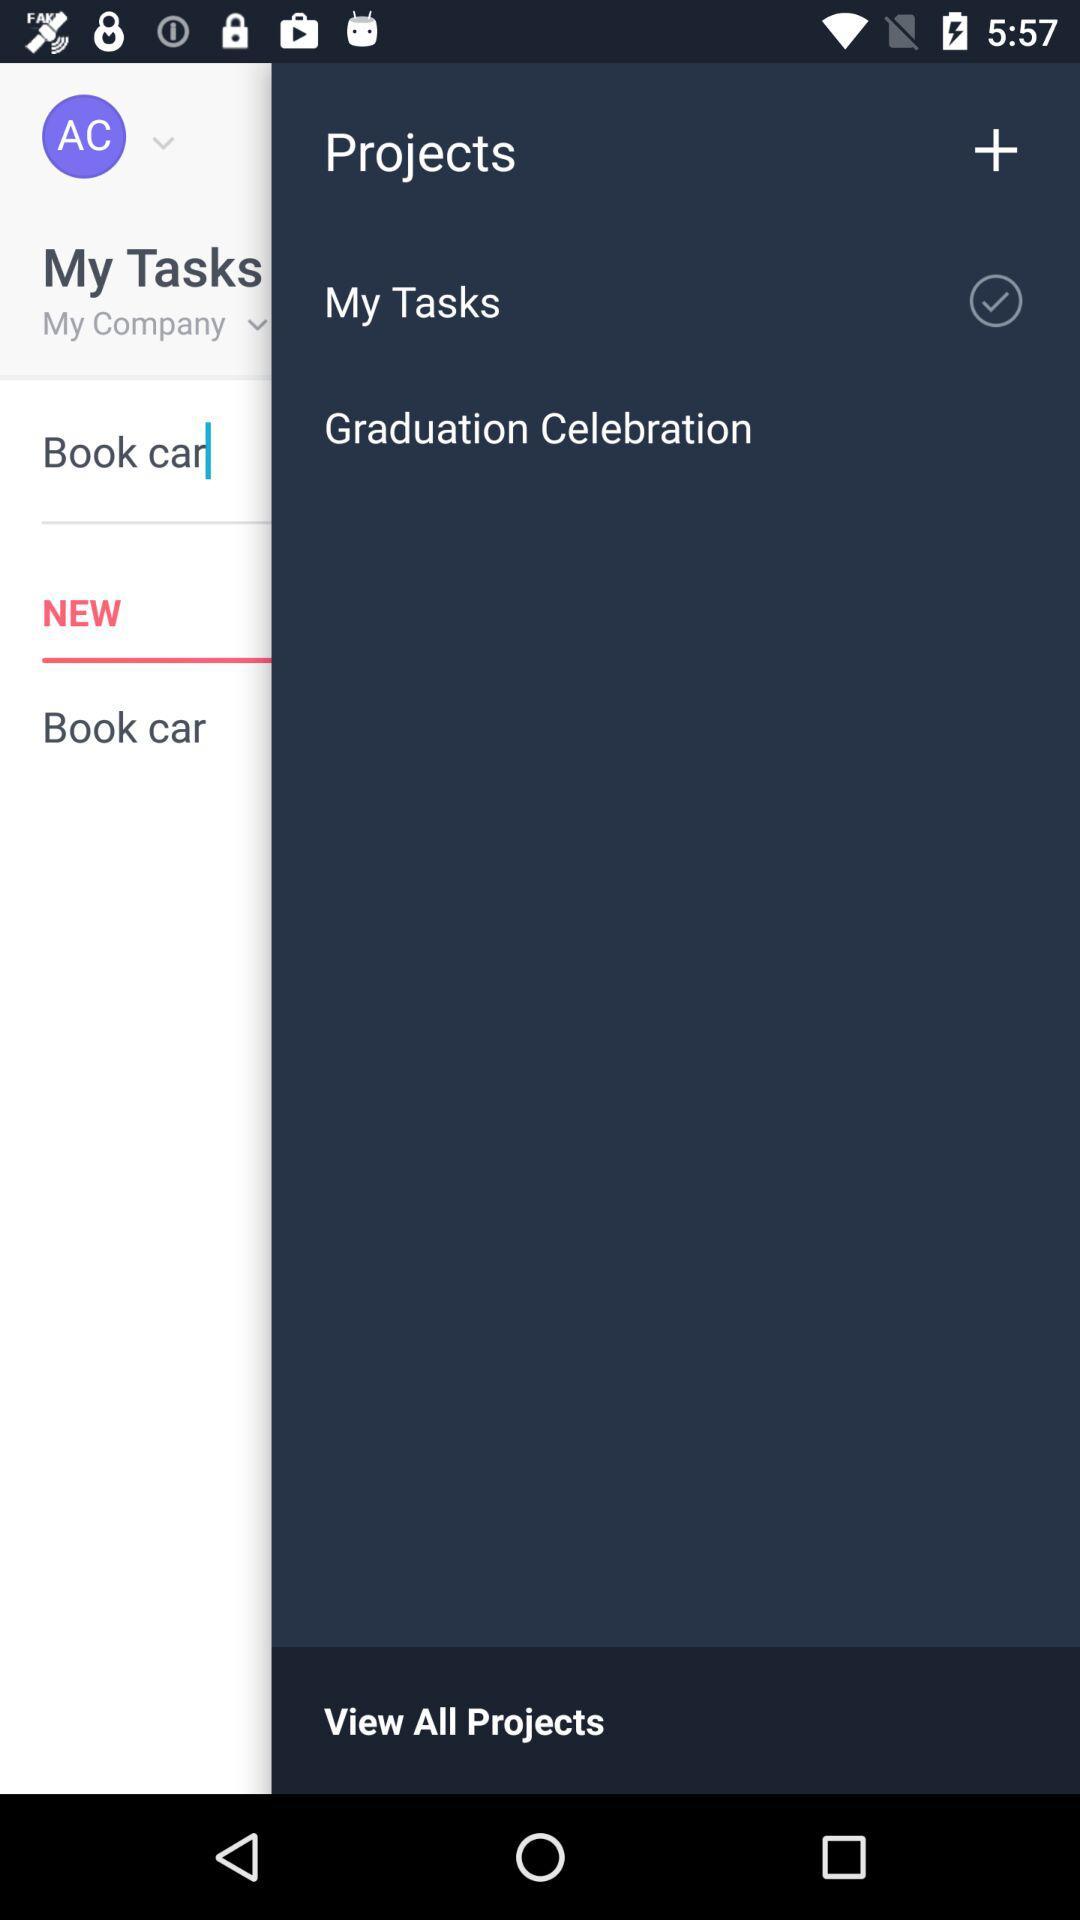 This screenshot has width=1080, height=1920. What do you see at coordinates (996, 299) in the screenshot?
I see `icon below` at bounding box center [996, 299].